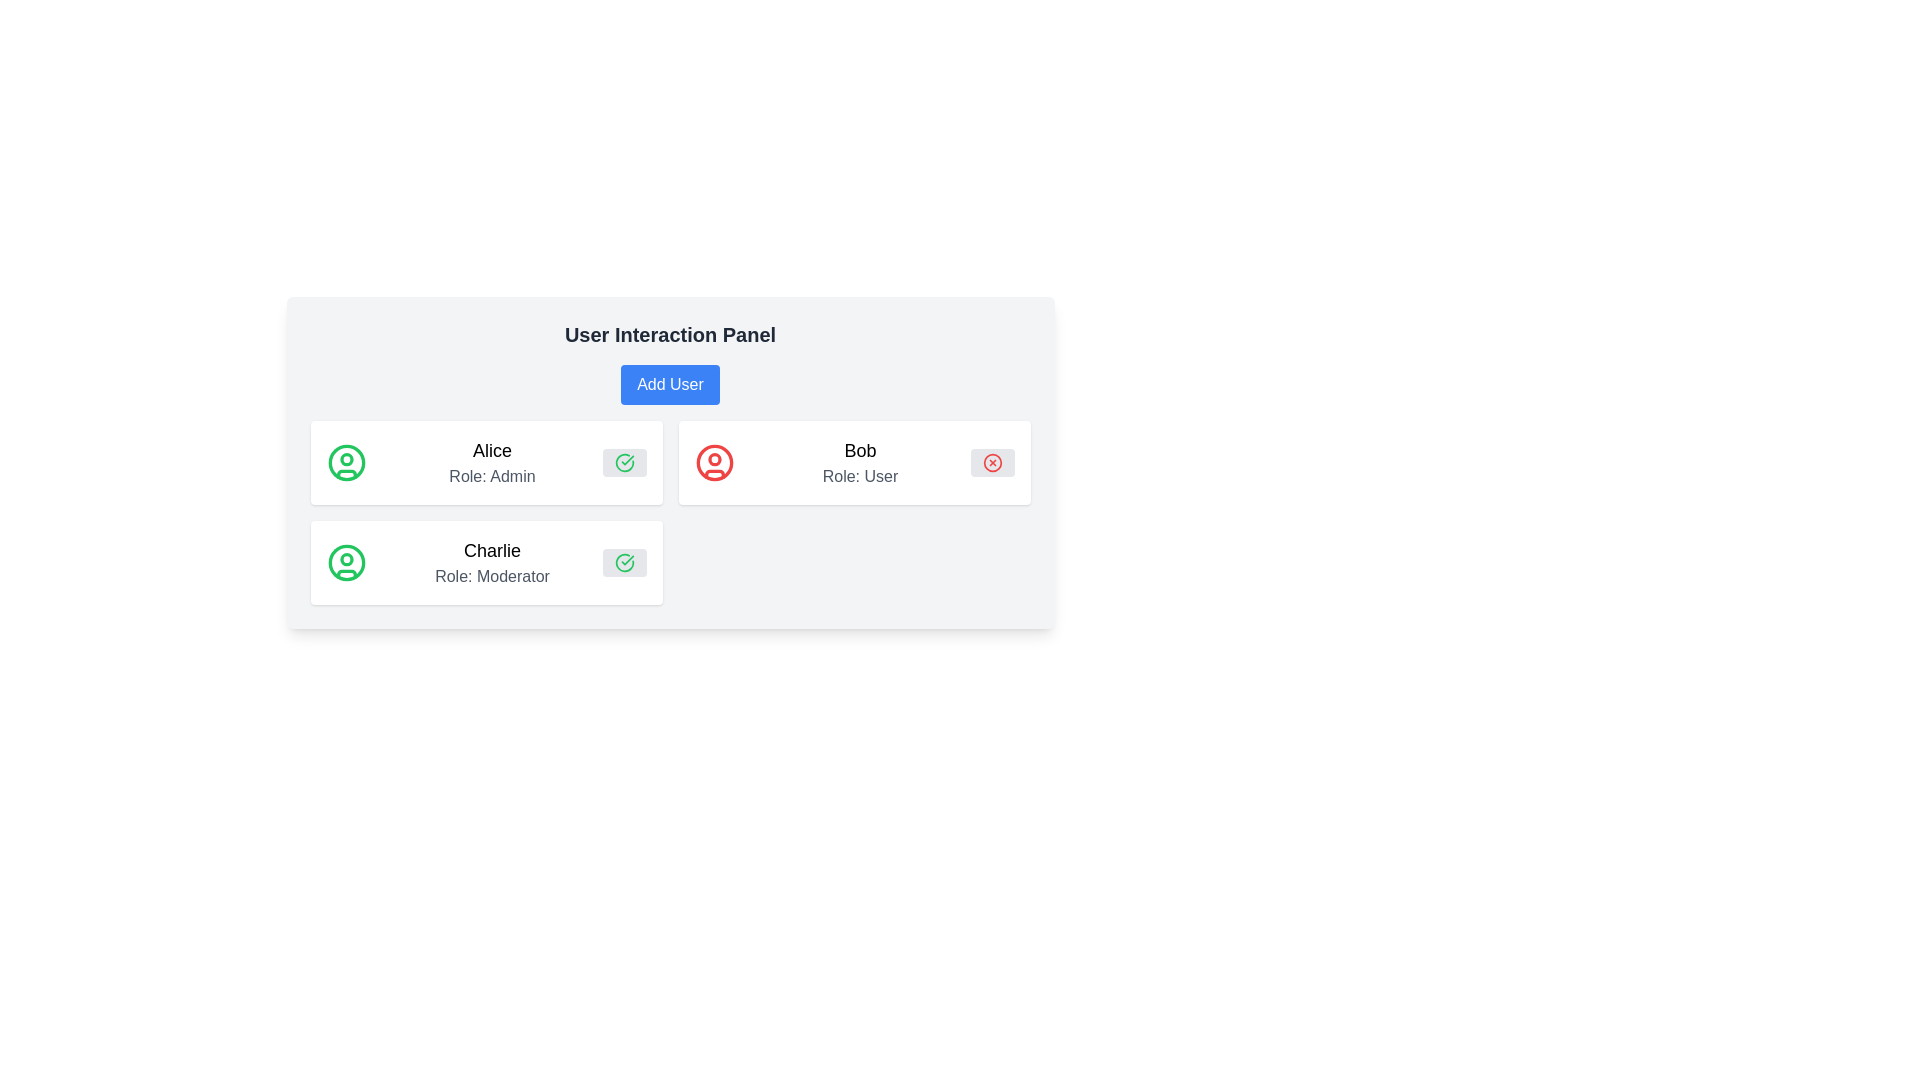  What do you see at coordinates (346, 574) in the screenshot?
I see `the decorative visual element representing the neckline of Charlie's user icon, located at the bottom of the user circle icon in the second row of user entries in the interface panel` at bounding box center [346, 574].